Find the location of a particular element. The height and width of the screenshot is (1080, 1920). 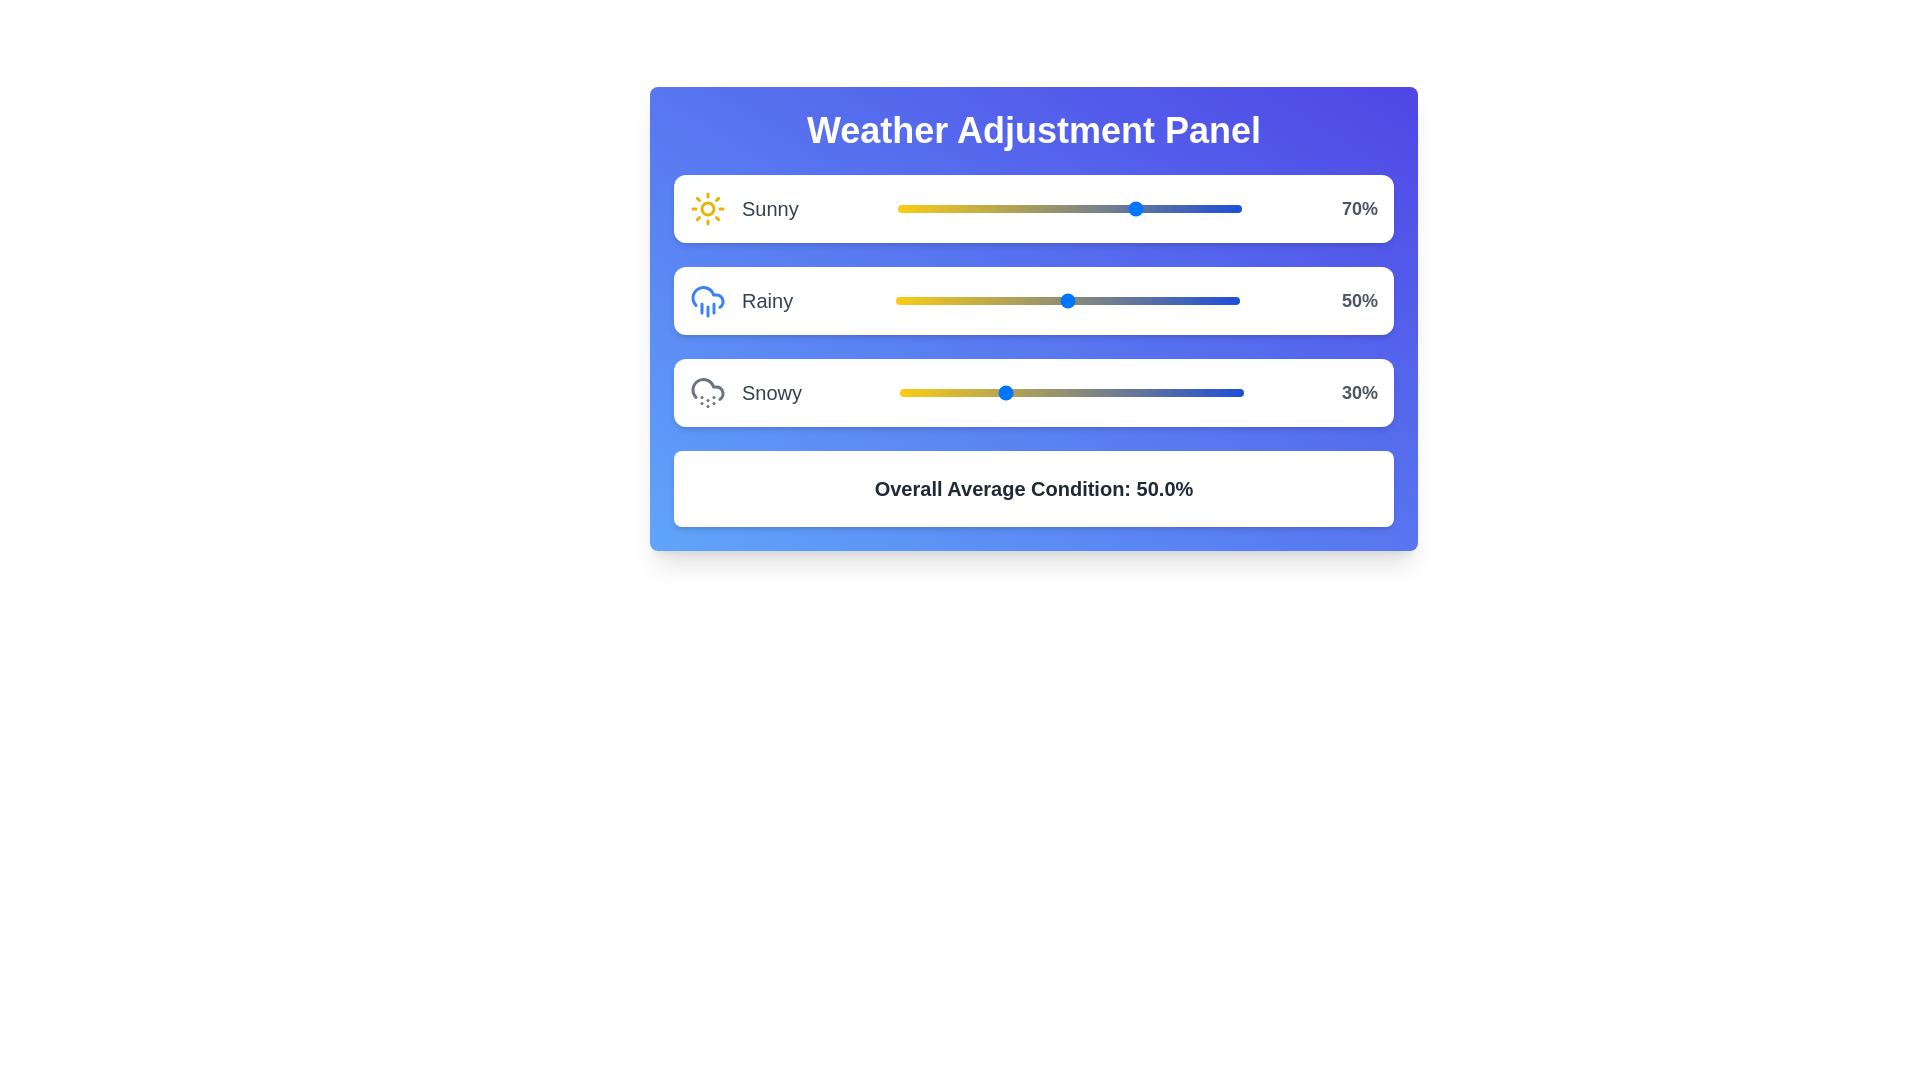

the value of the slider is located at coordinates (1229, 393).